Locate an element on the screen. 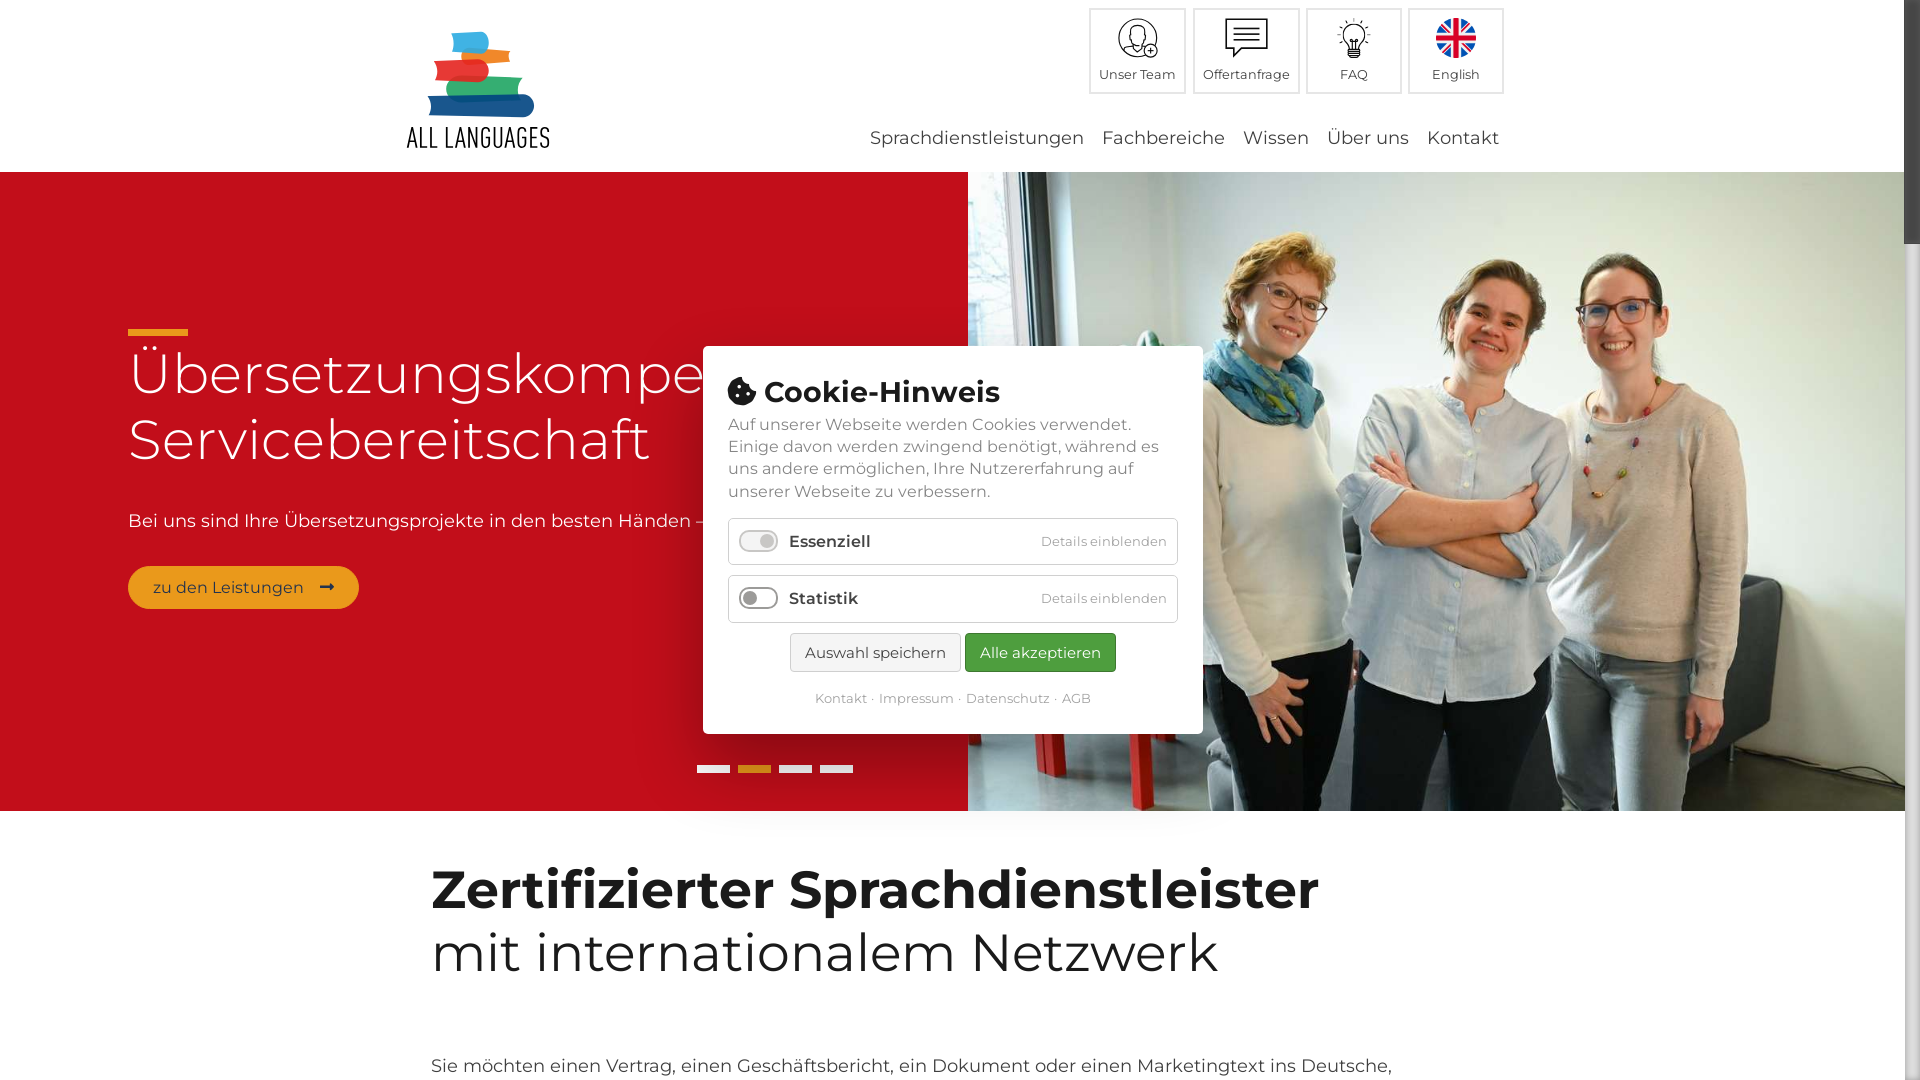 This screenshot has width=1920, height=1080. 'Fachbereiche' is located at coordinates (1163, 140).